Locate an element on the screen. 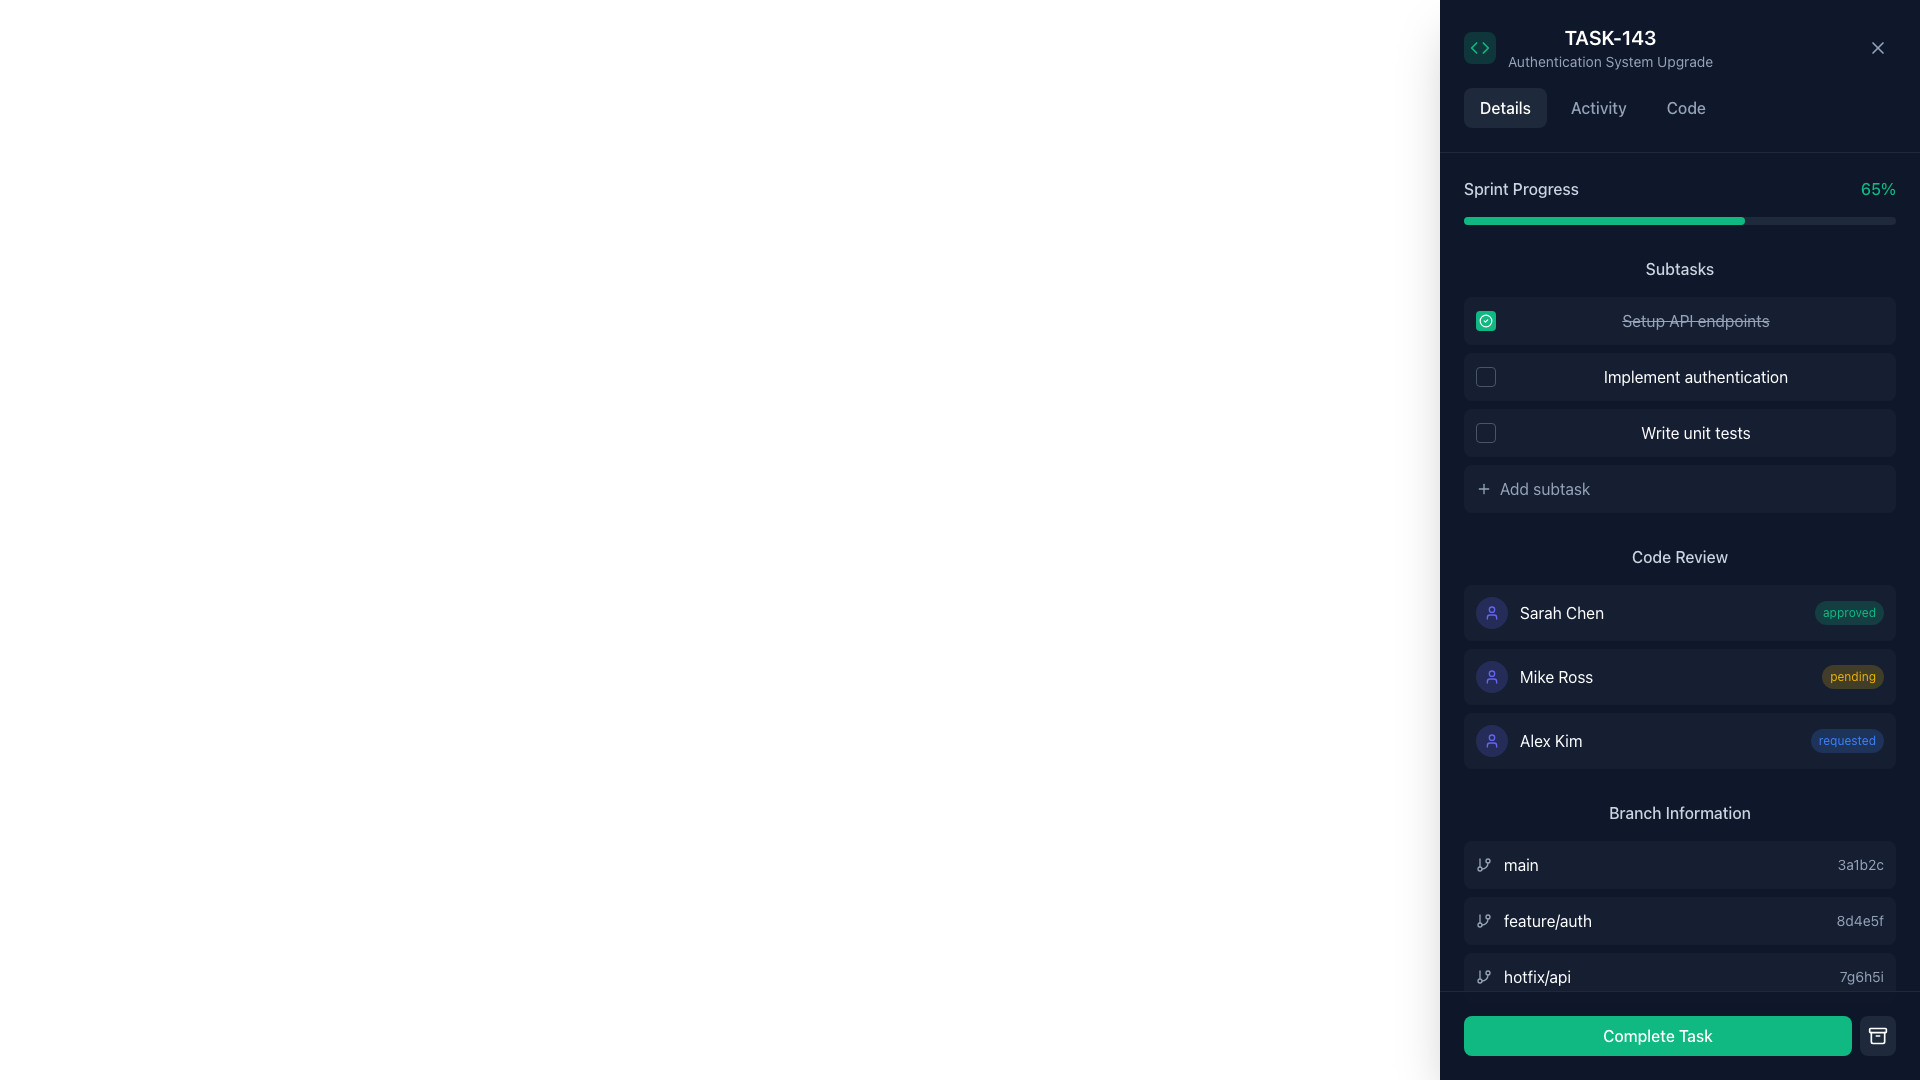 This screenshot has width=1920, height=1080. the 'Subtasks' text label located at the top of the 'Details' sub-panel, which is visually distinct with slate-gray color and serves as a title for the subtasks list is located at coordinates (1680, 268).